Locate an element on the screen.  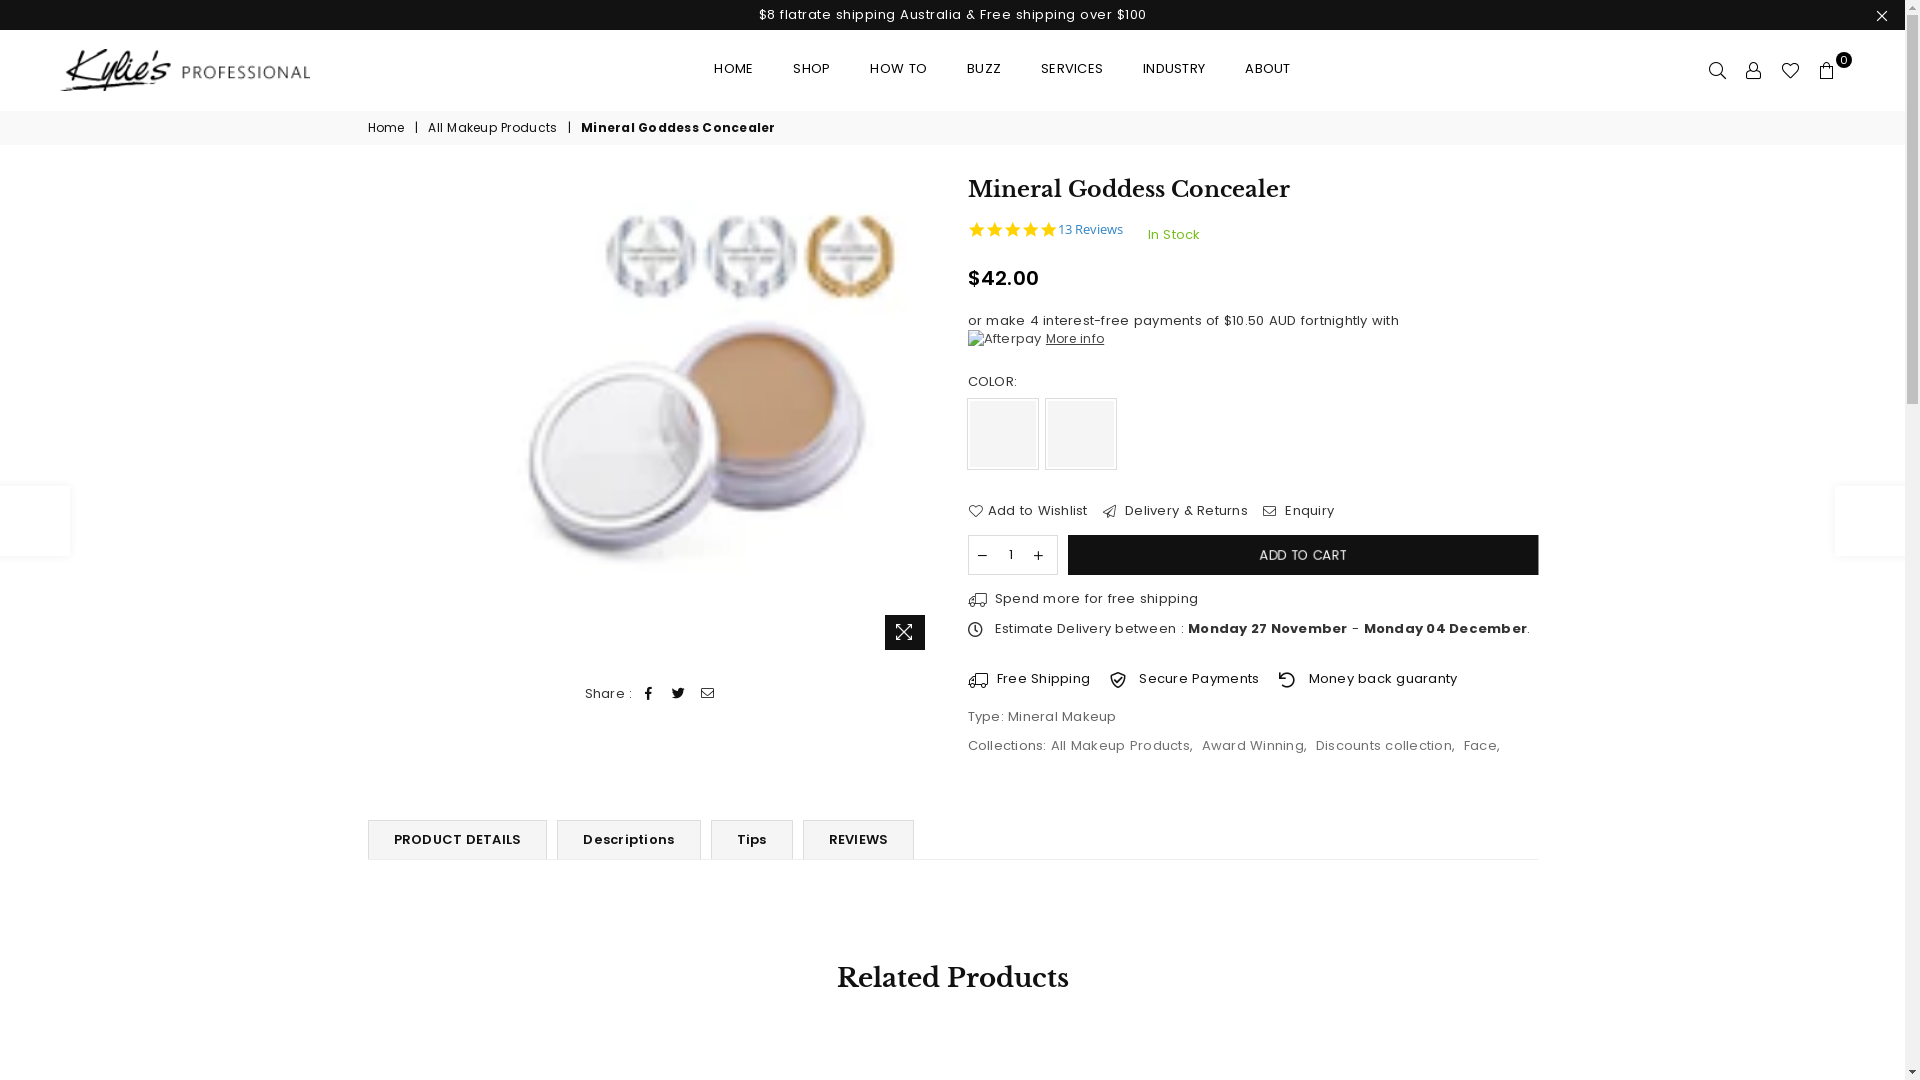
'KYLIES PROFESSIONAL MAKEUP' is located at coordinates (200, 68).